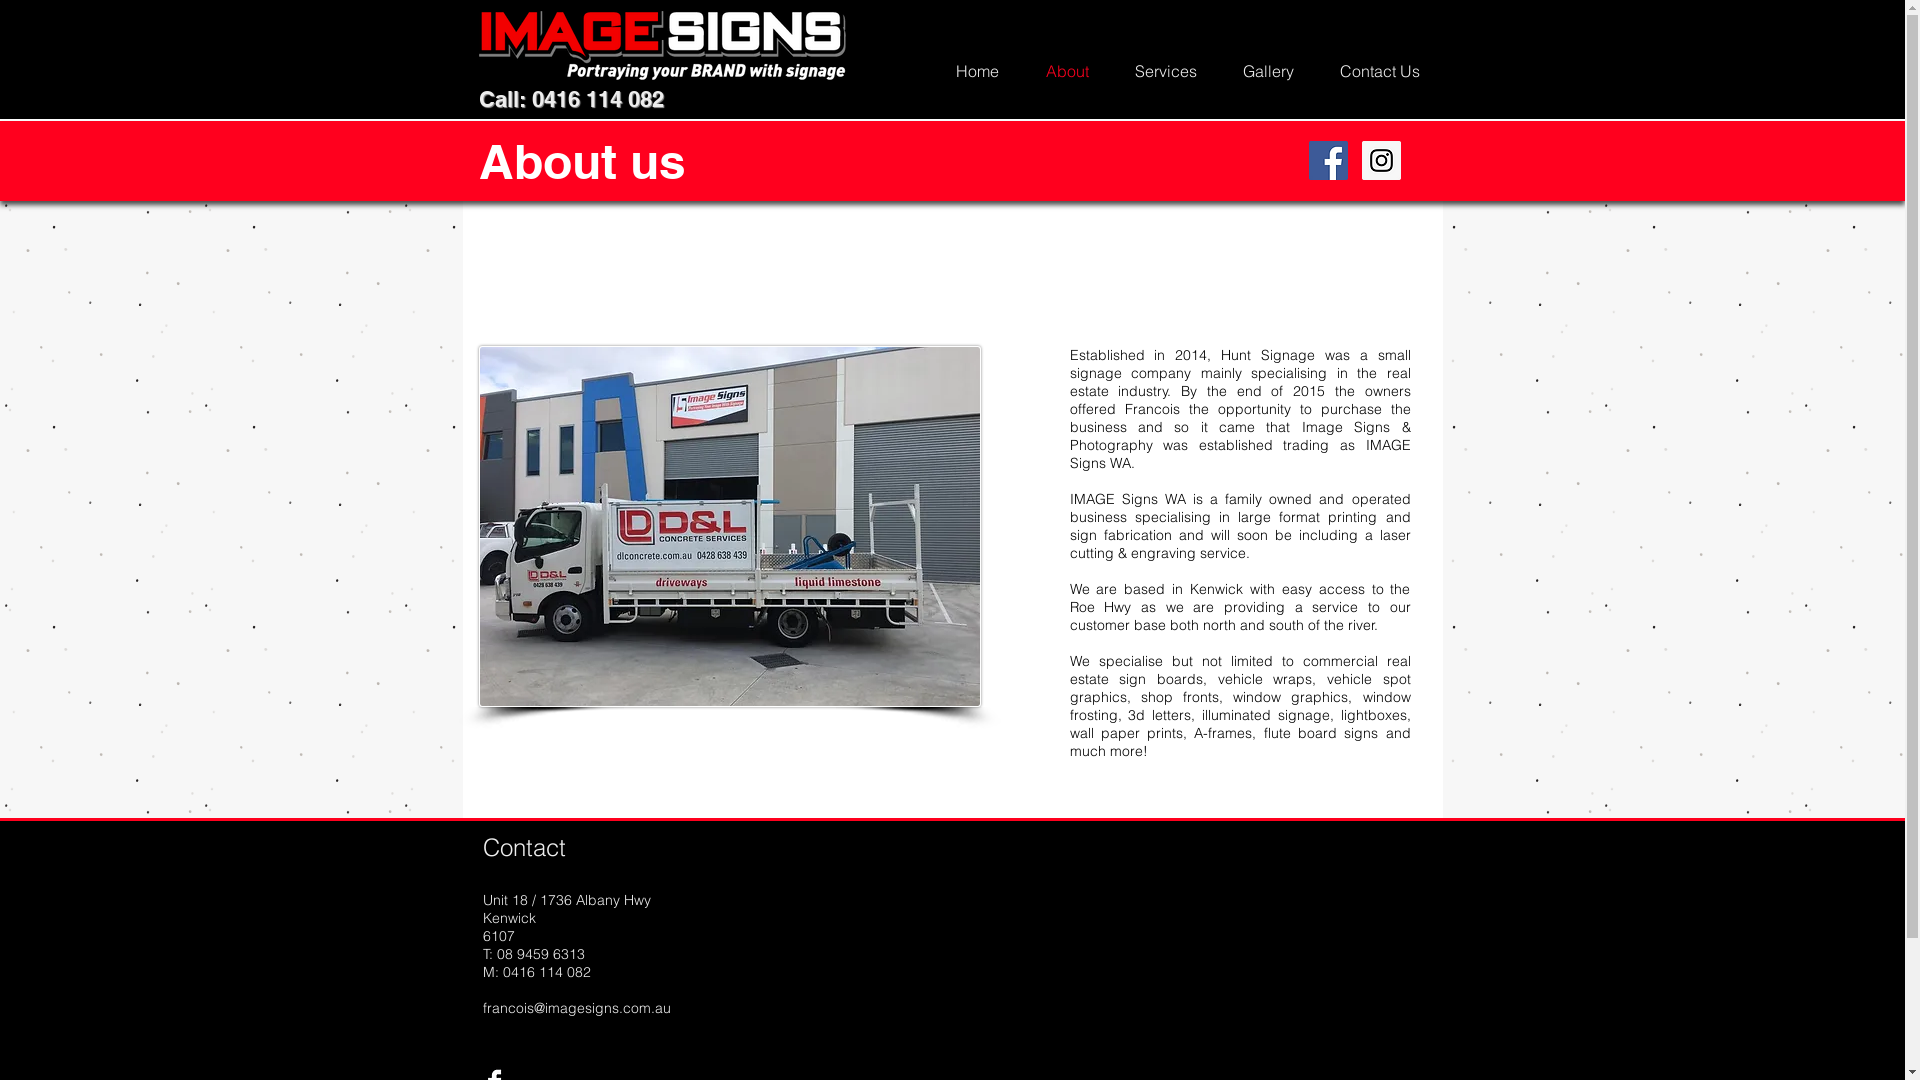  What do you see at coordinates (977, 69) in the screenshot?
I see `'Home'` at bounding box center [977, 69].